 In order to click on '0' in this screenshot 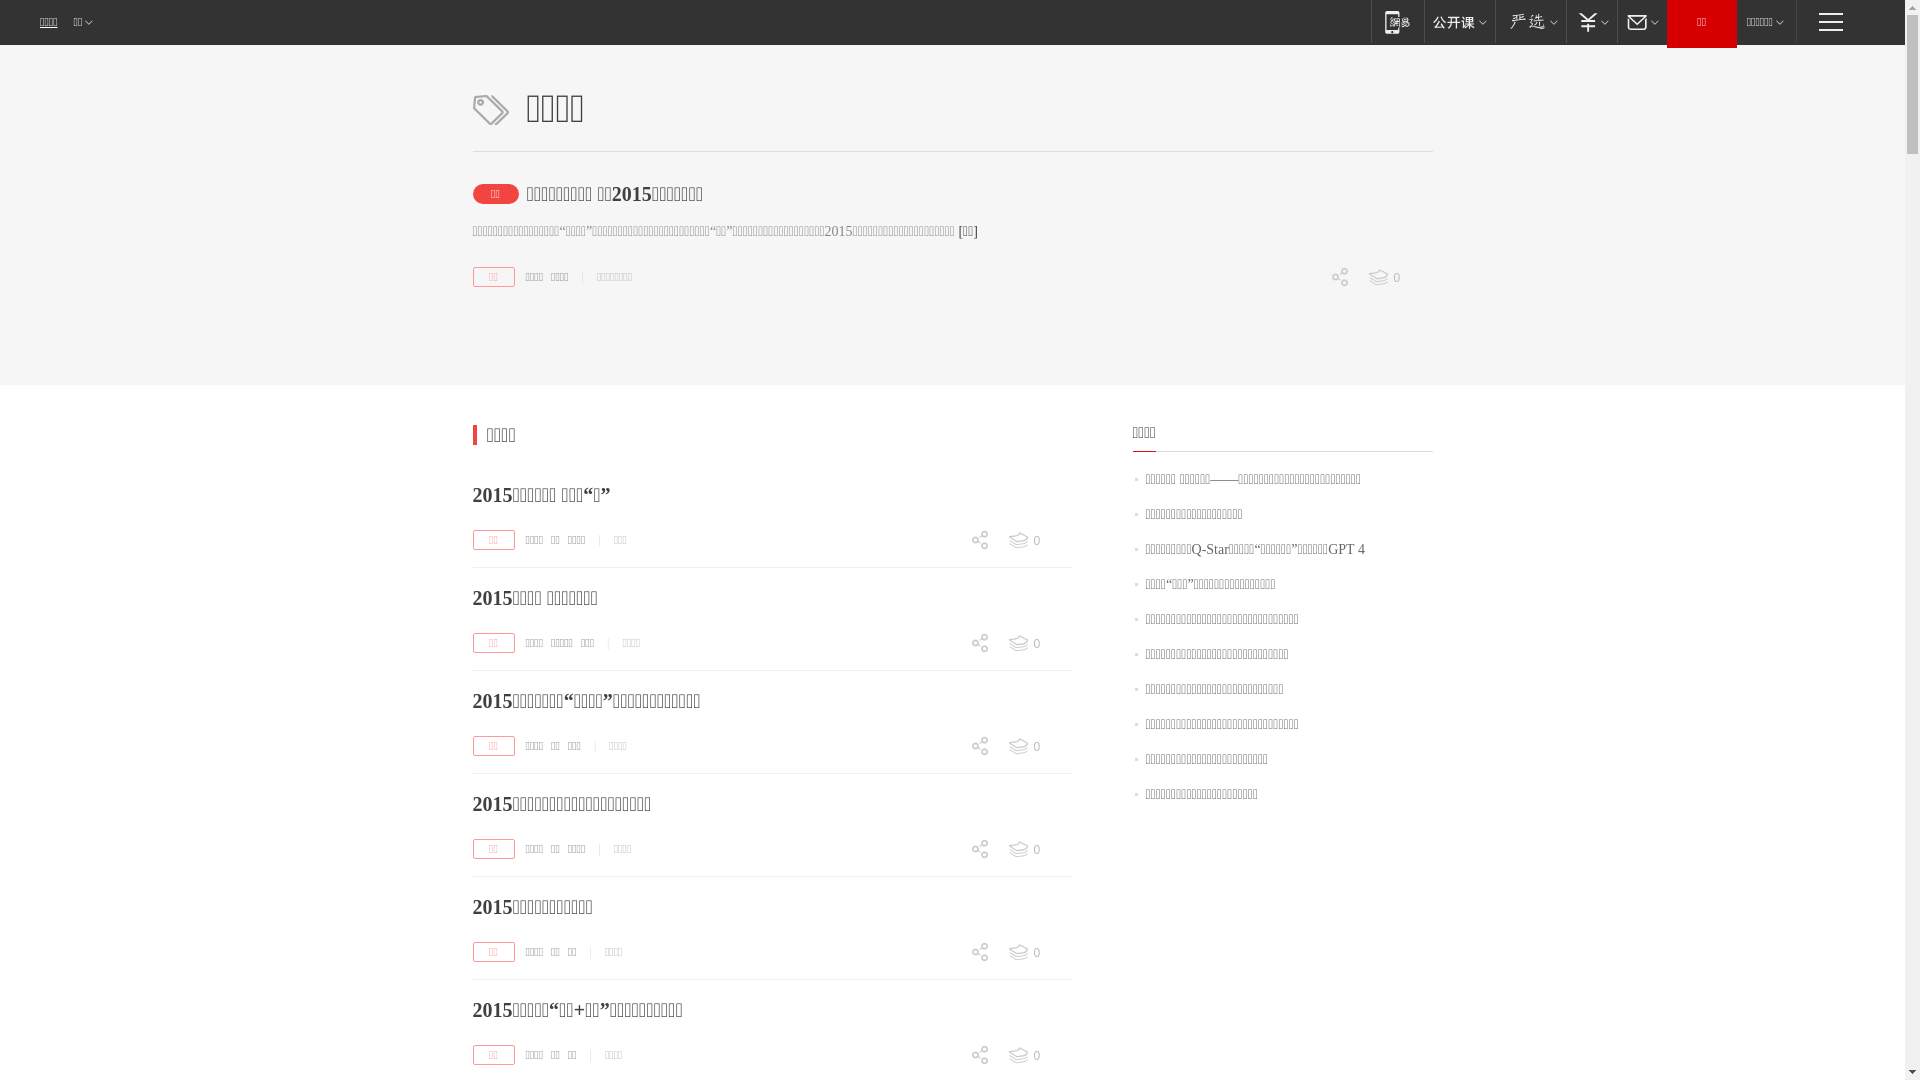, I will do `click(939, 1056)`.